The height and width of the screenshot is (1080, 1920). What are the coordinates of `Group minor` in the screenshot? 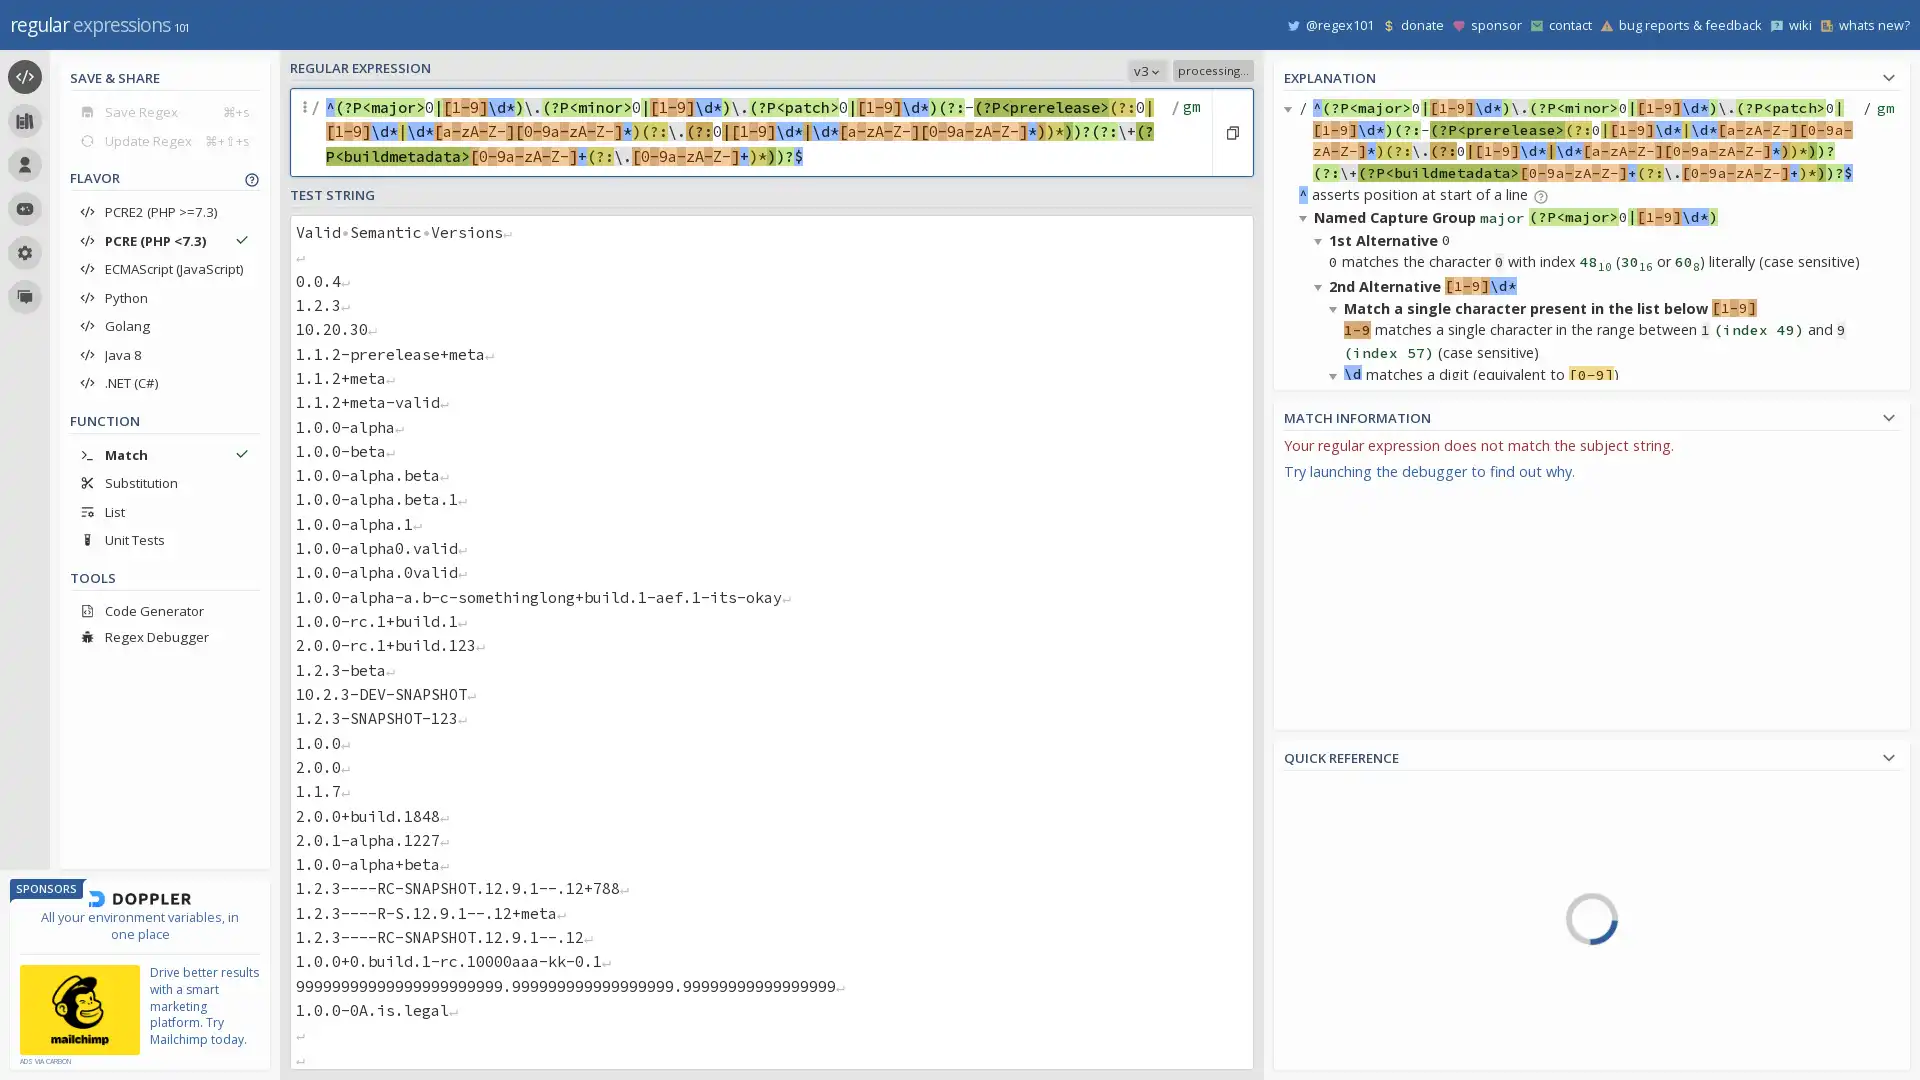 It's located at (1372, 1025).